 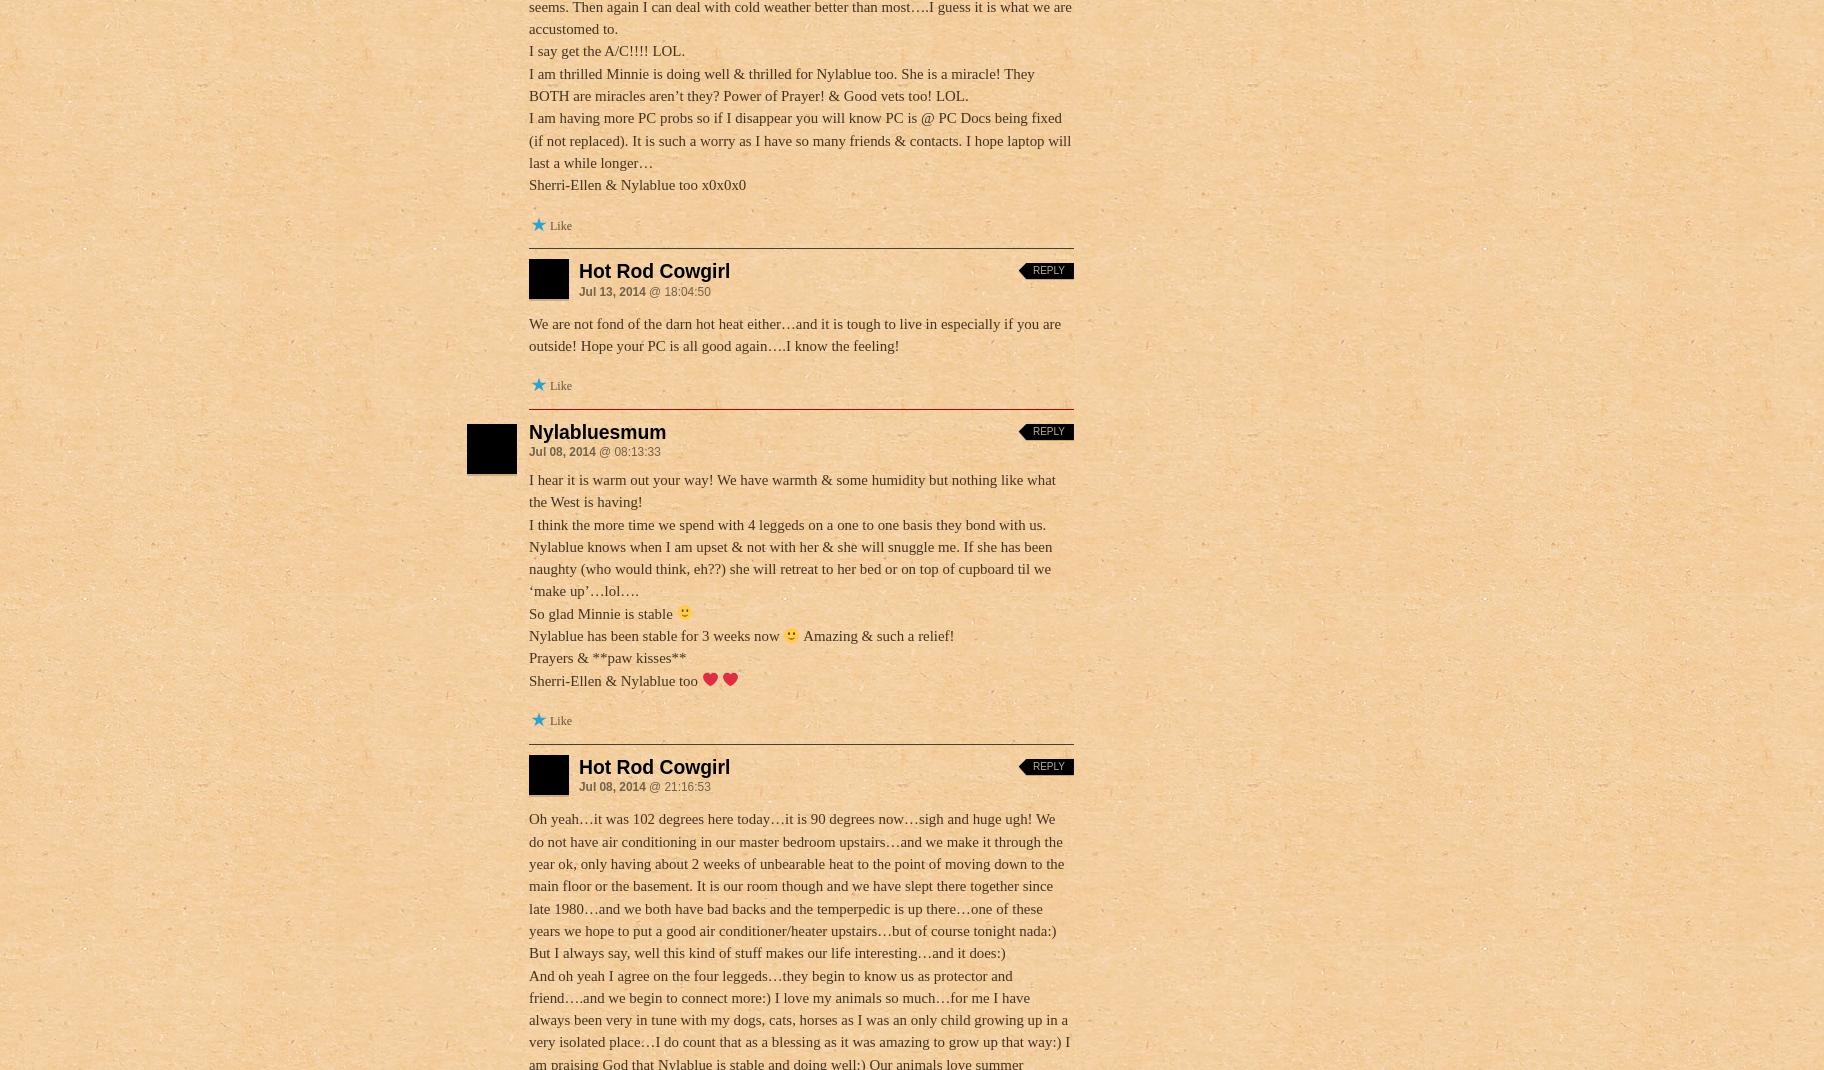 I want to click on '@ 08:13:33', so click(x=626, y=451).